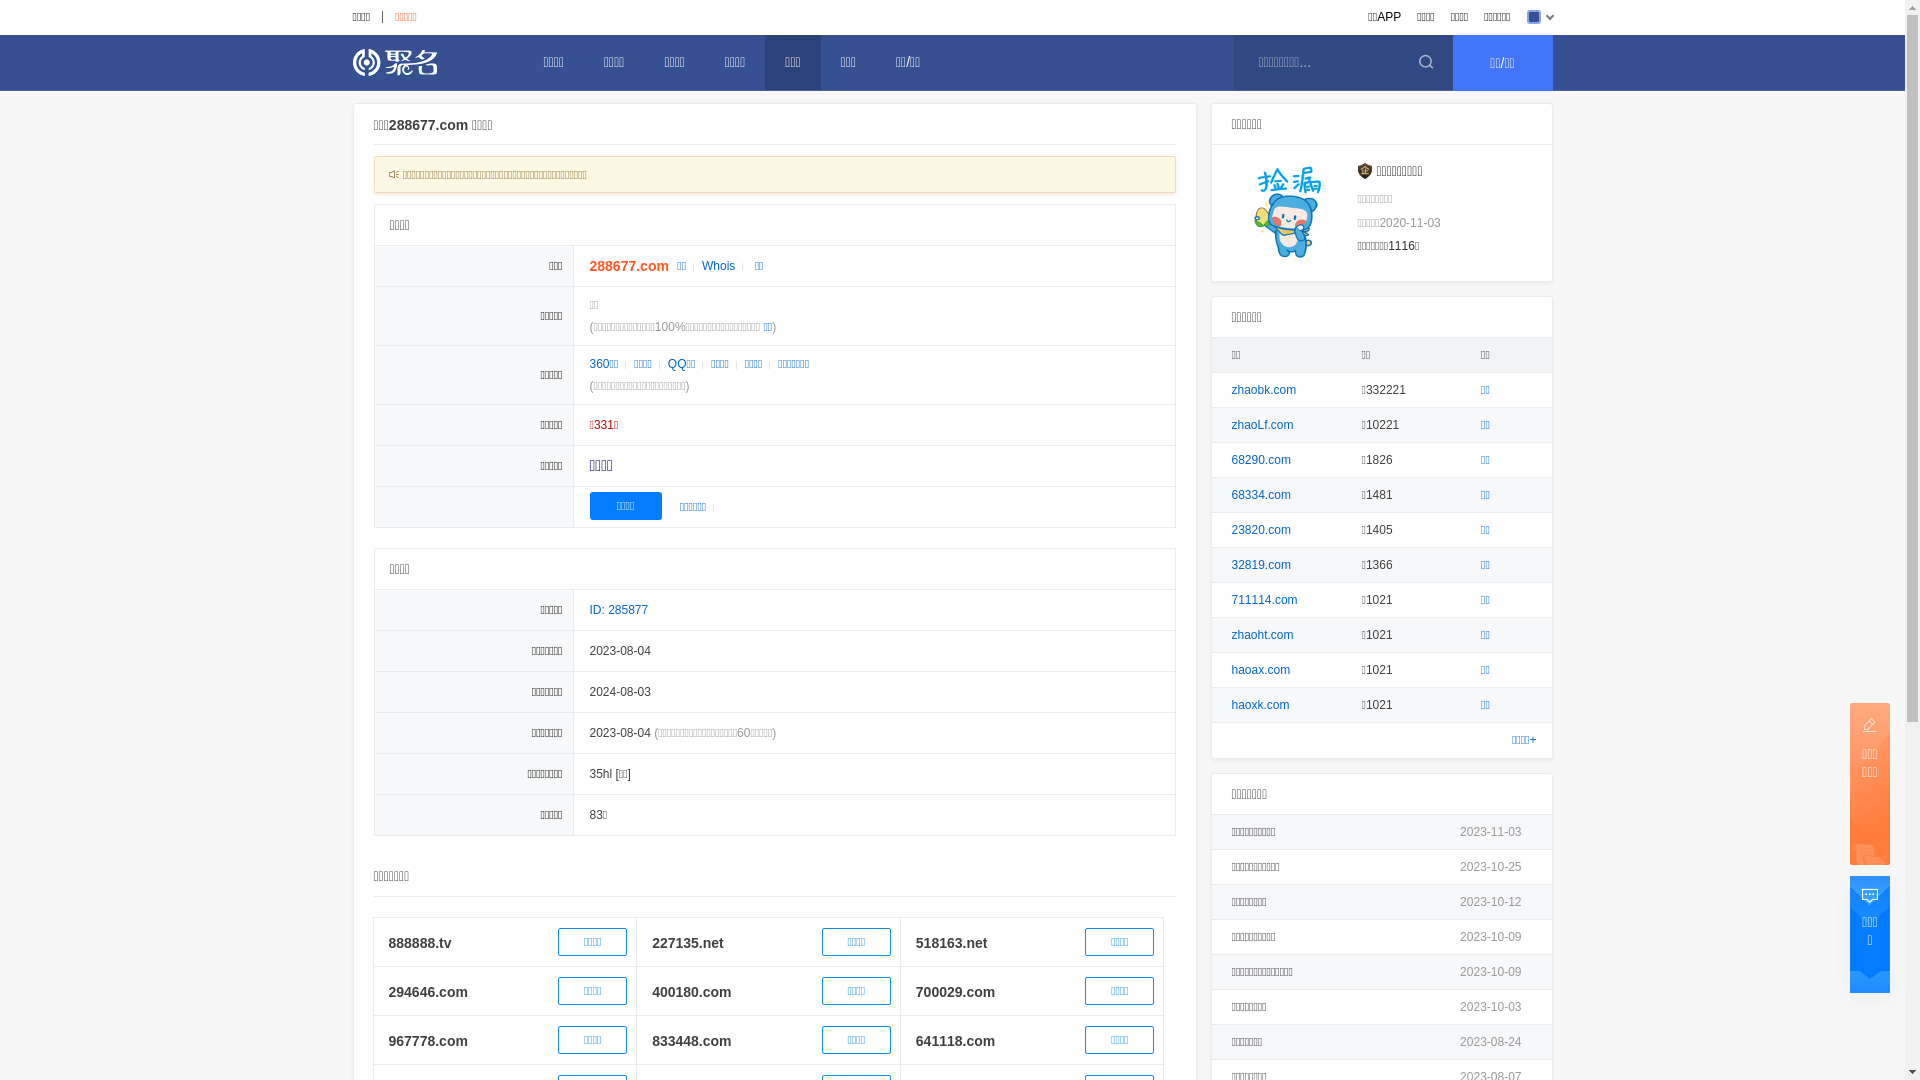 This screenshot has height=1080, width=1920. What do you see at coordinates (618, 608) in the screenshot?
I see `'ID: 285877'` at bounding box center [618, 608].